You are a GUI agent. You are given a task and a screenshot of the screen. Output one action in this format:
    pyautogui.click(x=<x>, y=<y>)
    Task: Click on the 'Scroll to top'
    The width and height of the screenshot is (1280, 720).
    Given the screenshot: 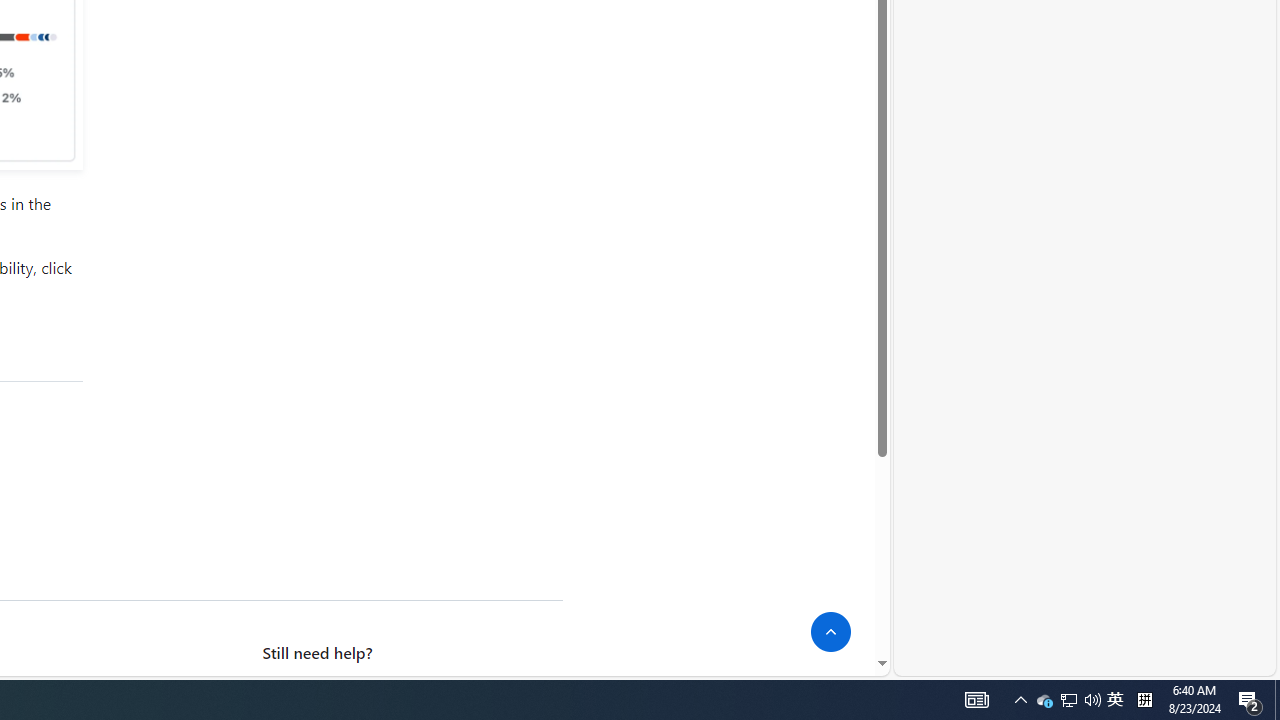 What is the action you would take?
    pyautogui.click(x=831, y=632)
    